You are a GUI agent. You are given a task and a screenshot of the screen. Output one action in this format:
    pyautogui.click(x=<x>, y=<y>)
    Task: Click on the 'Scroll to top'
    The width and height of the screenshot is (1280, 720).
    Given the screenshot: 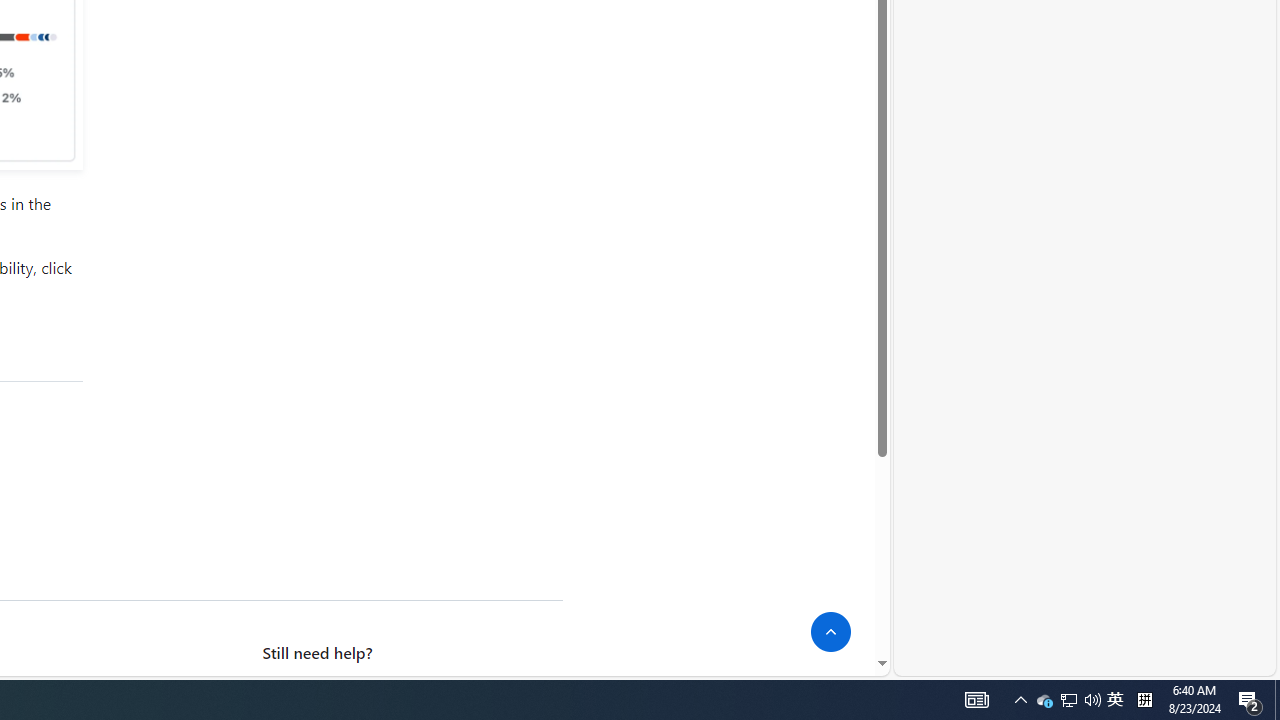 What is the action you would take?
    pyautogui.click(x=831, y=632)
    